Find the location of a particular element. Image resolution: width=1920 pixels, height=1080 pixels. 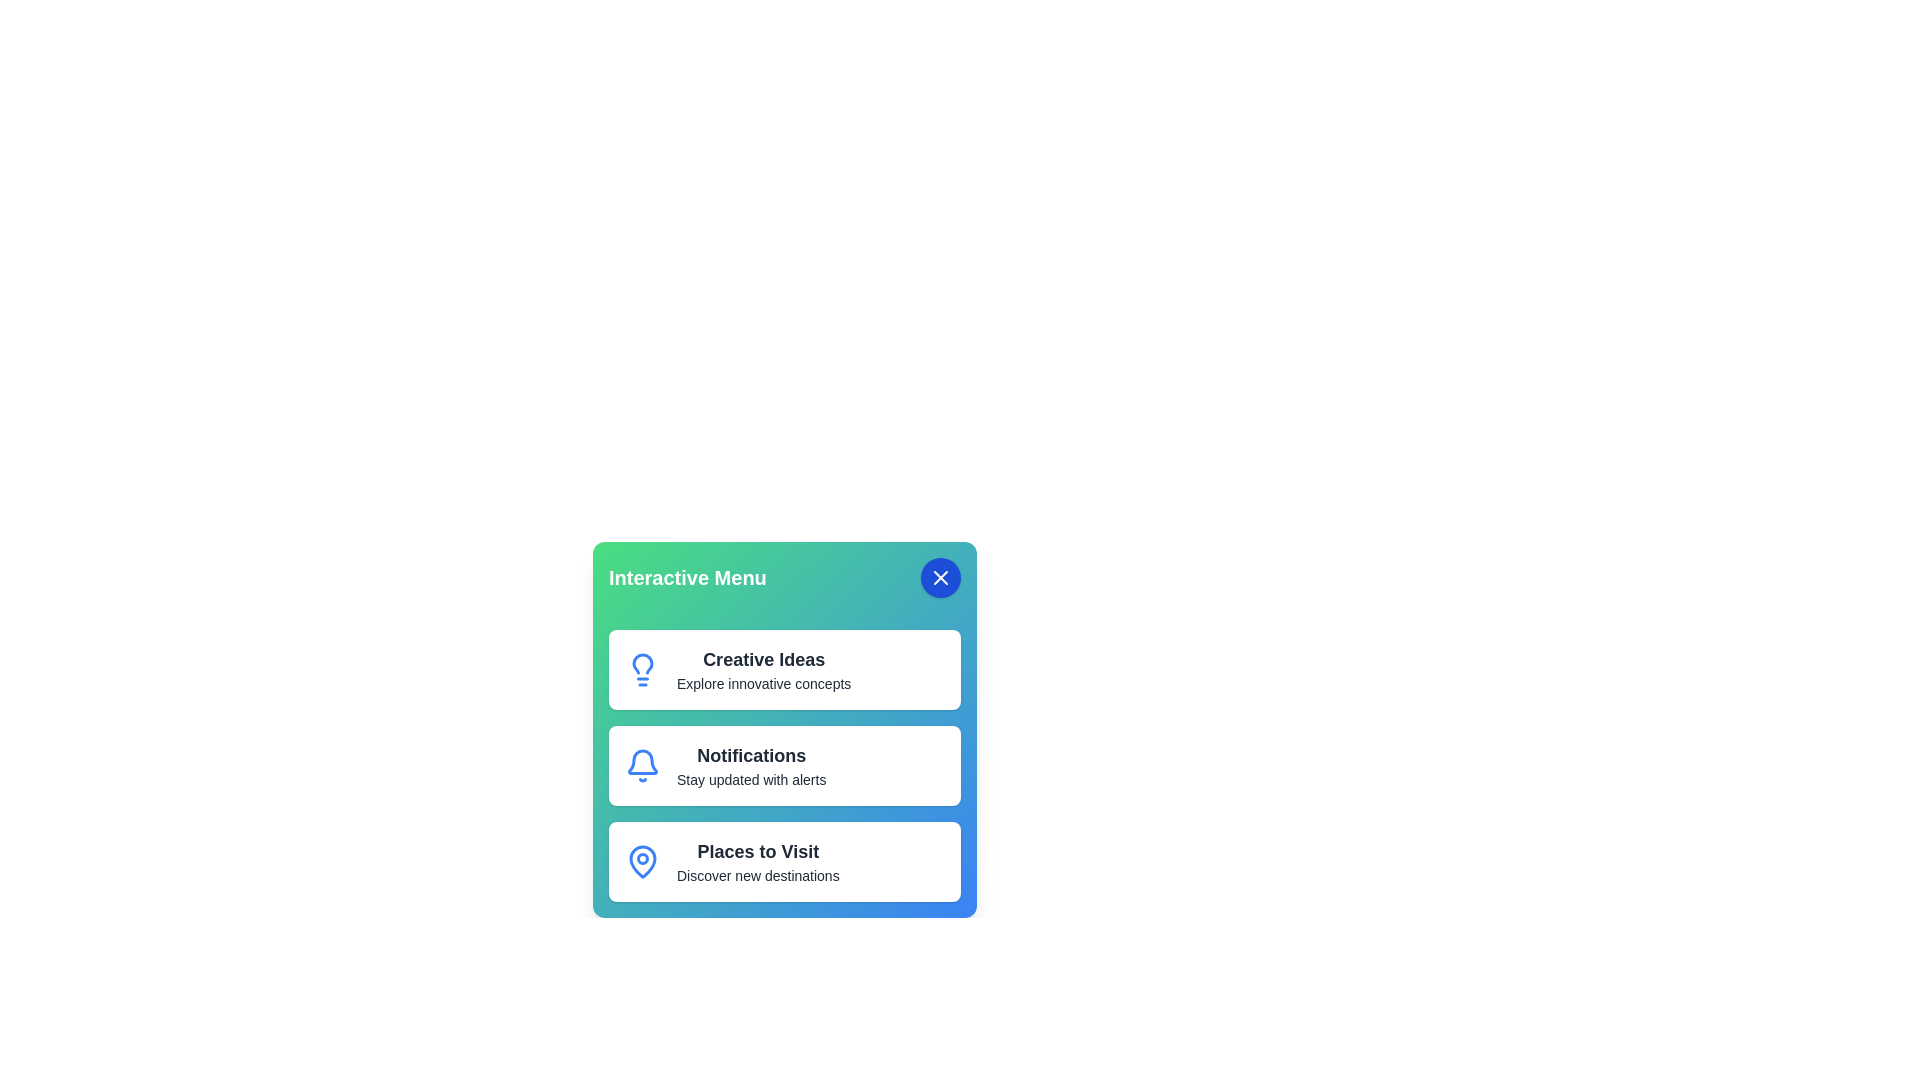

the icon of the menu item Places to Visit to trigger its visual feedback is located at coordinates (643, 860).